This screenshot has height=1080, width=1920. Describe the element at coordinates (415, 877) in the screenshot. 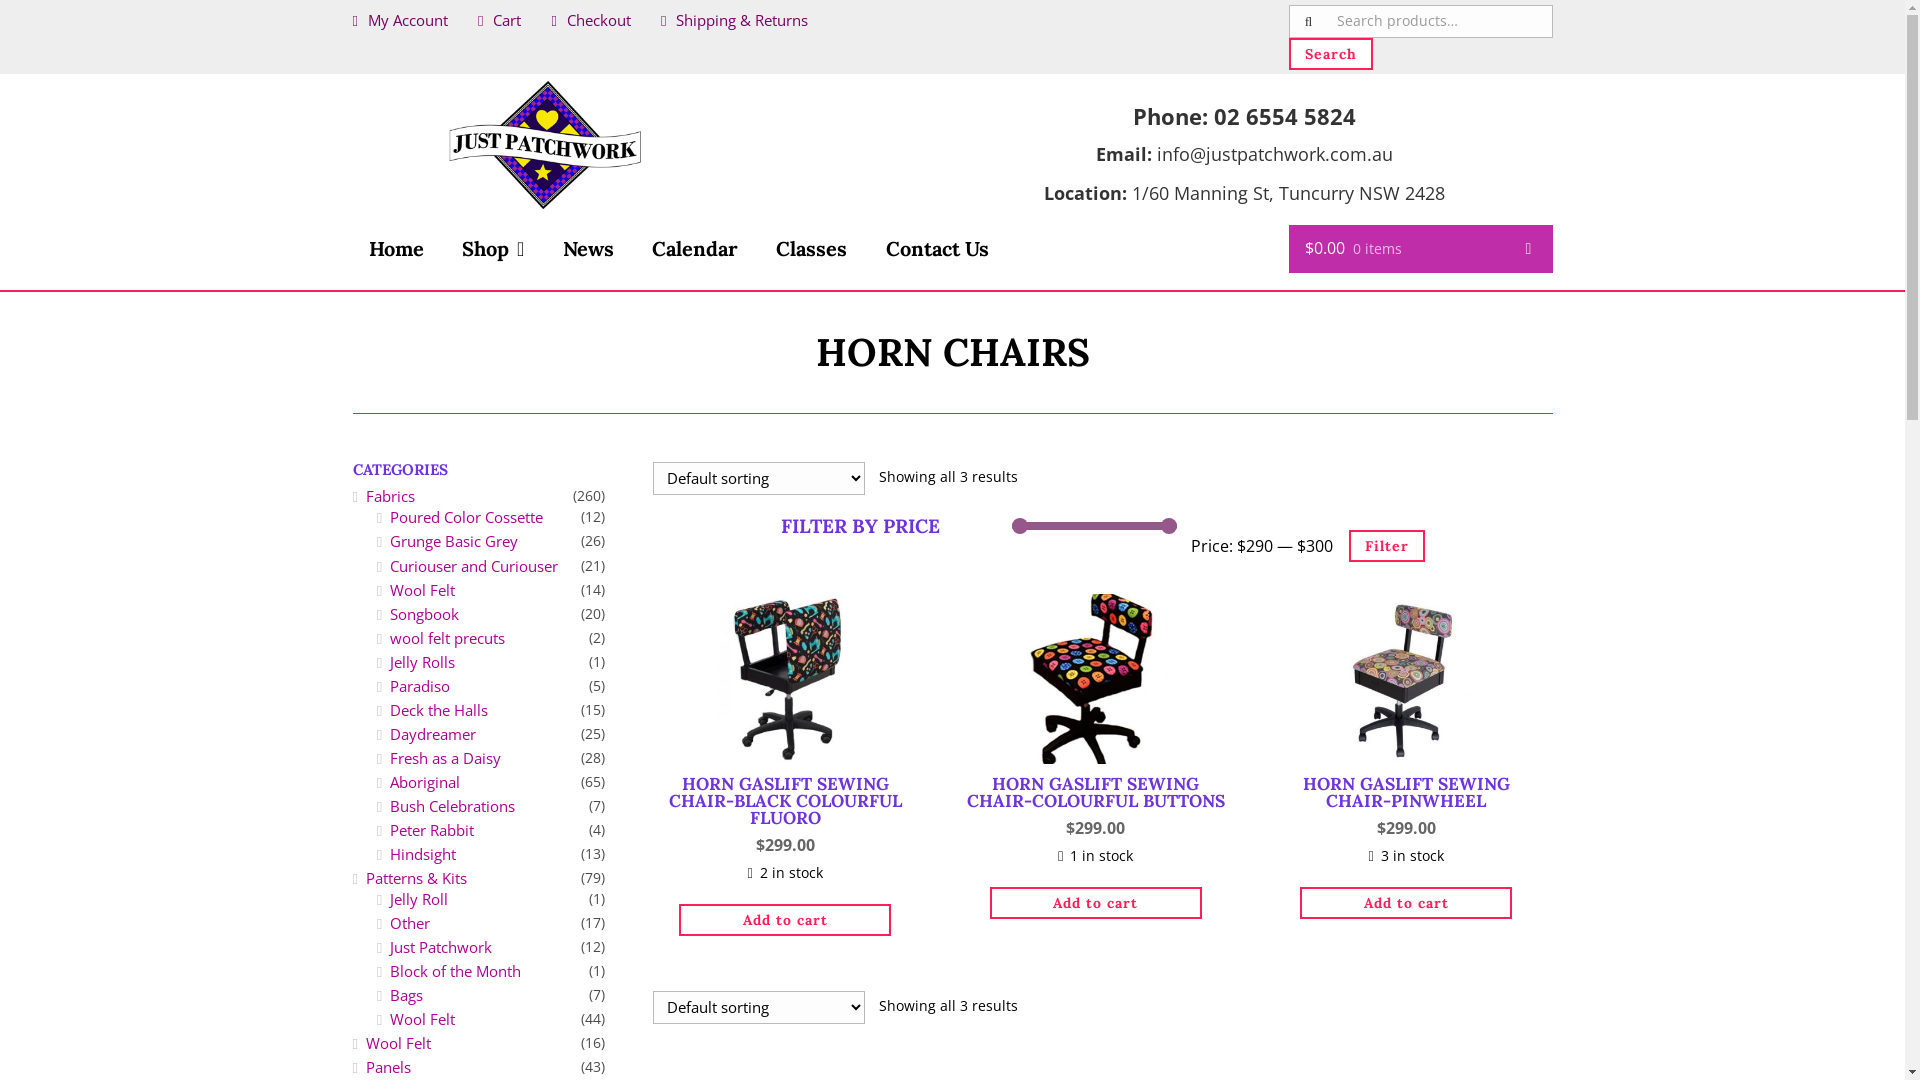

I see `'Patterns & Kits'` at that location.